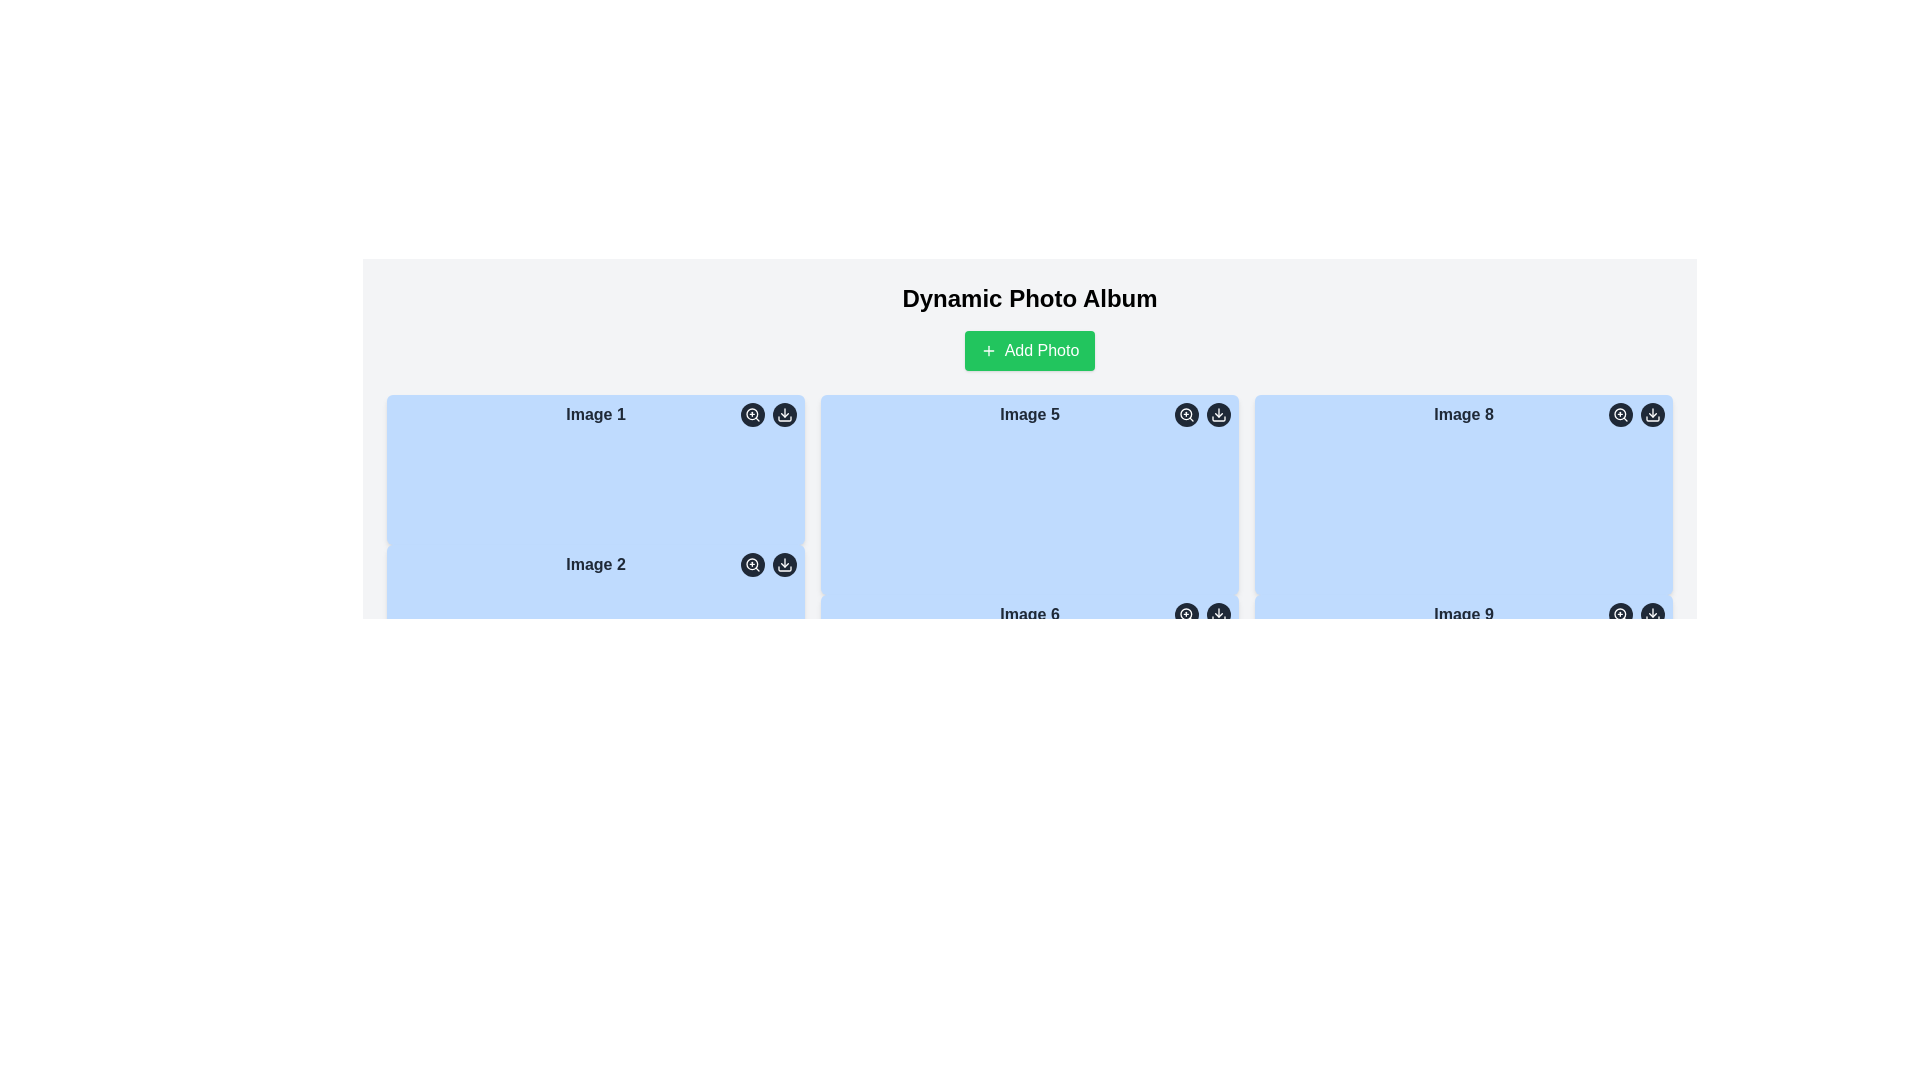 This screenshot has width=1920, height=1080. Describe the element at coordinates (1620, 413) in the screenshot. I see `the central circular part of the SVG icon representing a 'zoom-in' action located in the top-right corner of the card labeled 'Image 8'` at that location.